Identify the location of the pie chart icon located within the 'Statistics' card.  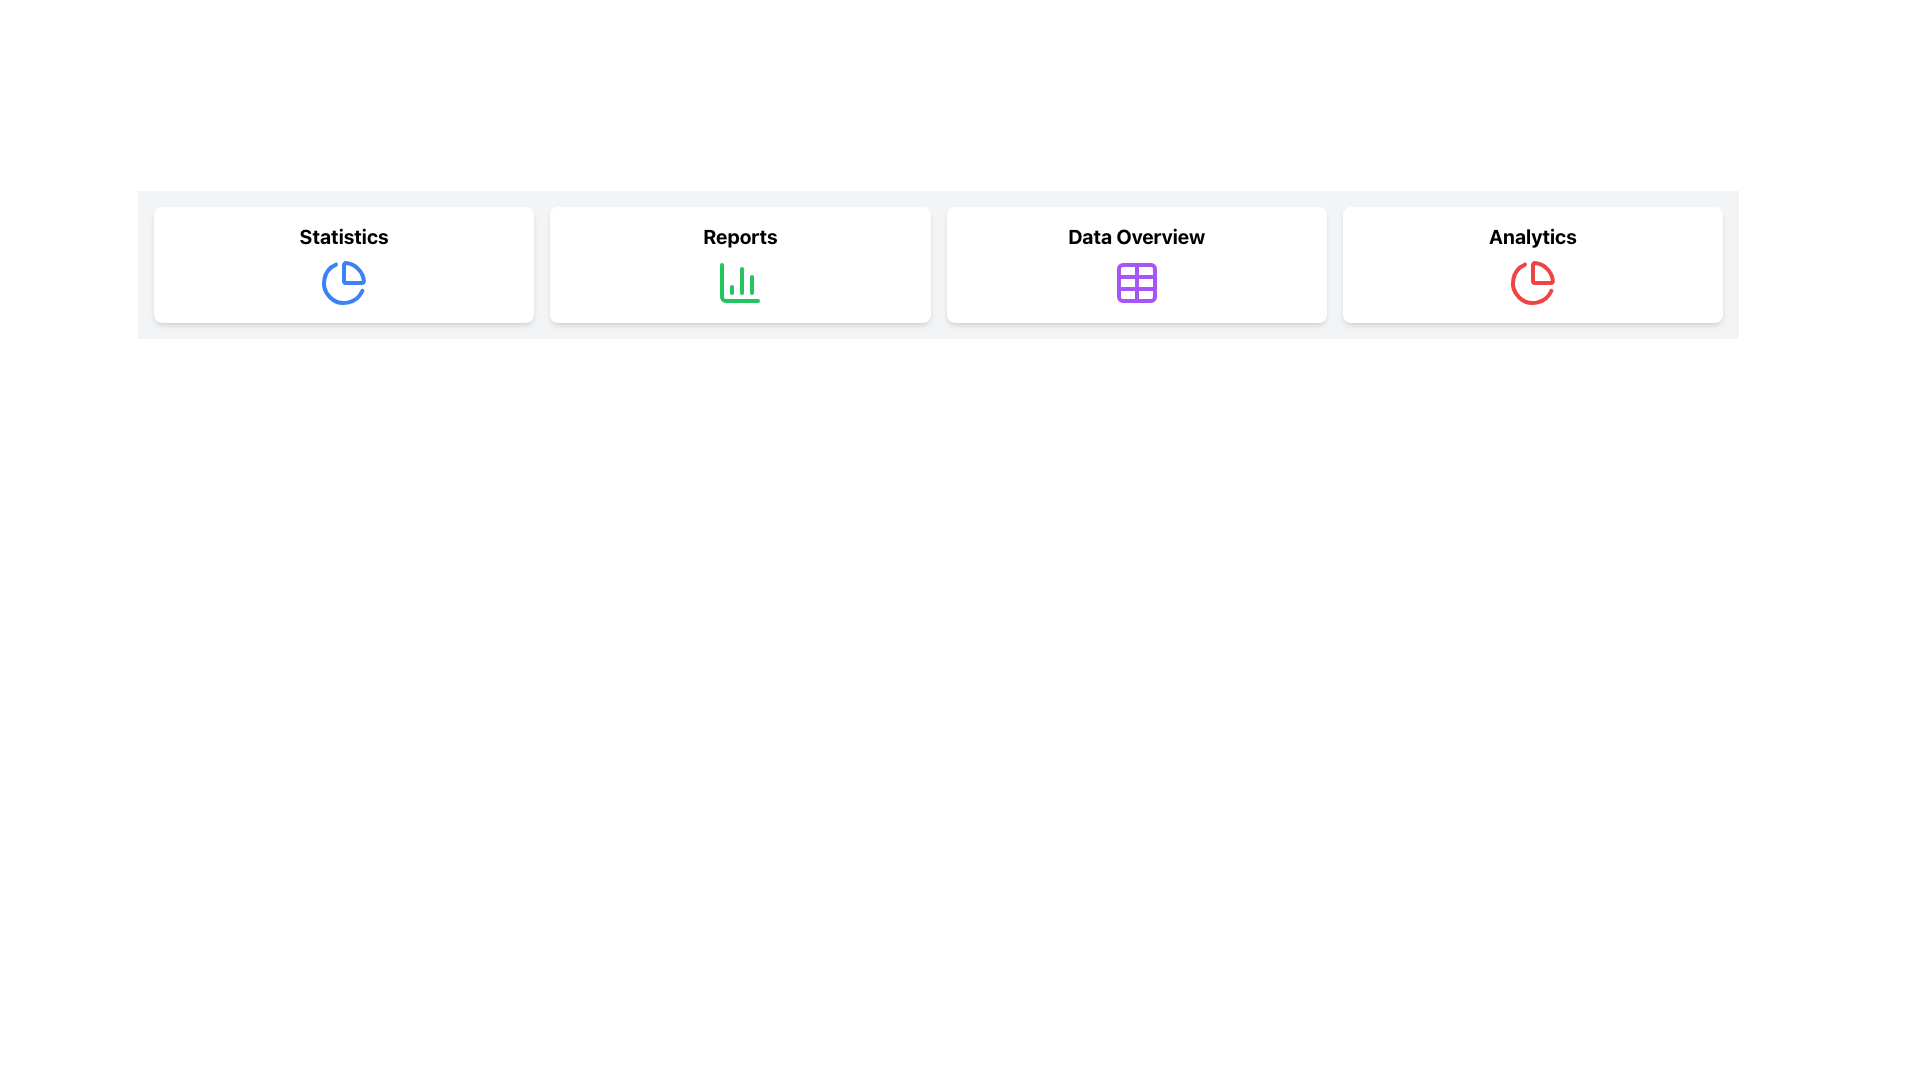
(343, 283).